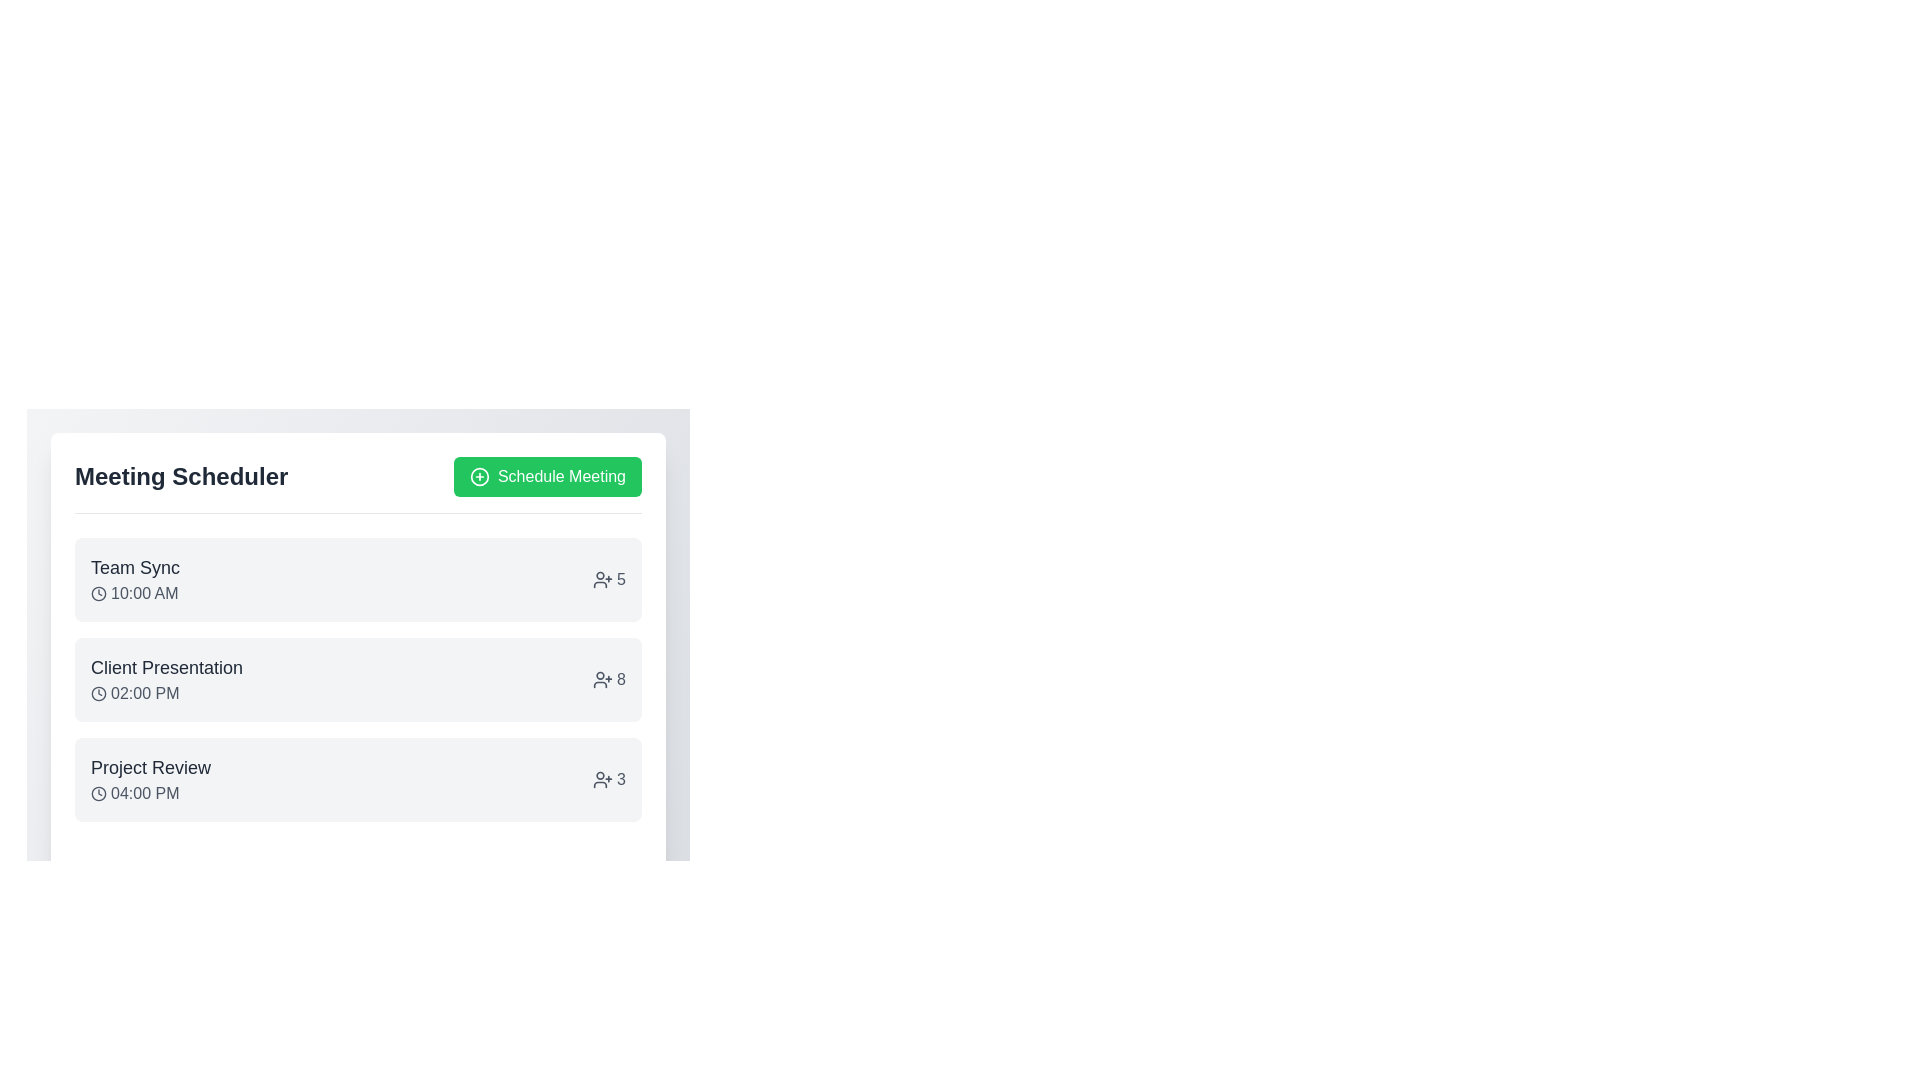 The image size is (1920, 1080). Describe the element at coordinates (134, 579) in the screenshot. I see `meeting title 'Team Sync' and time '10:00 AM' displayed on the TextLabel located in the 'Meeting Scheduler' section` at that location.